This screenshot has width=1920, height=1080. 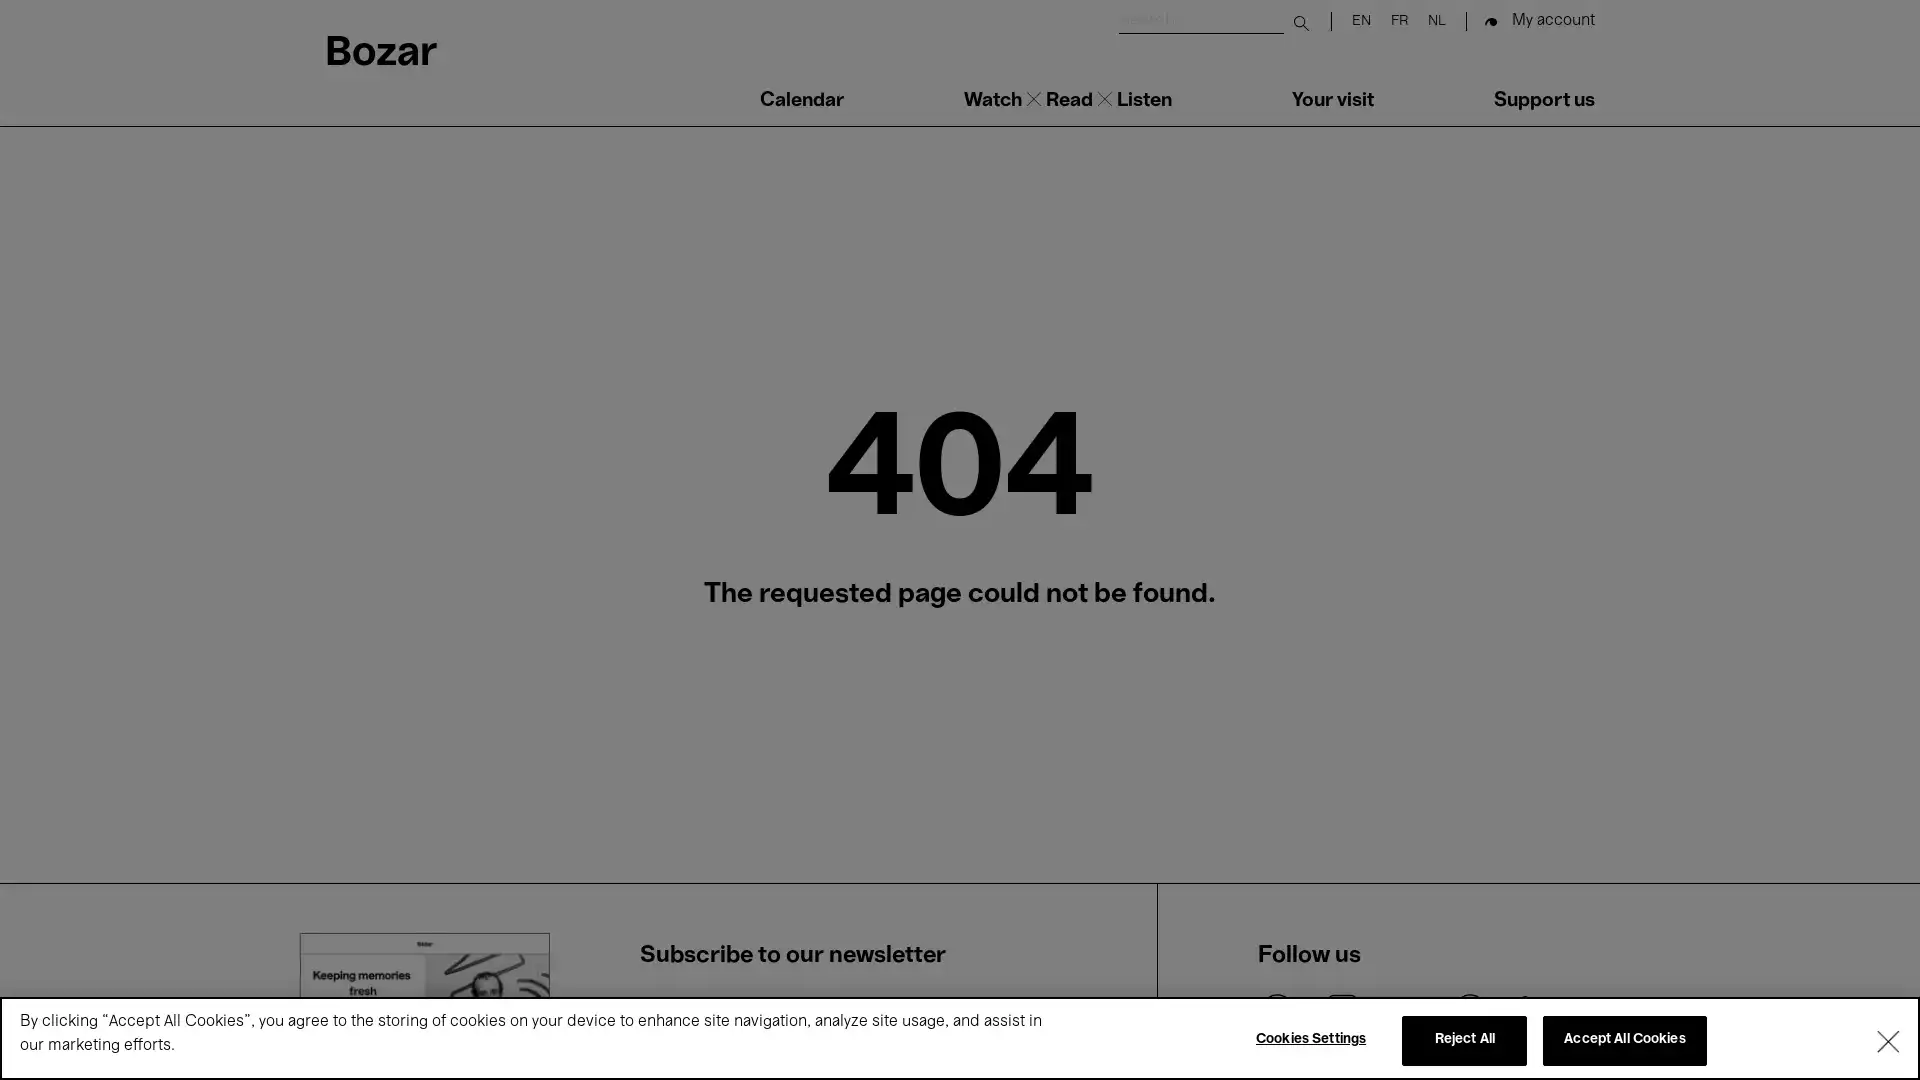 I want to click on Cookies Settings, so click(x=1310, y=1039).